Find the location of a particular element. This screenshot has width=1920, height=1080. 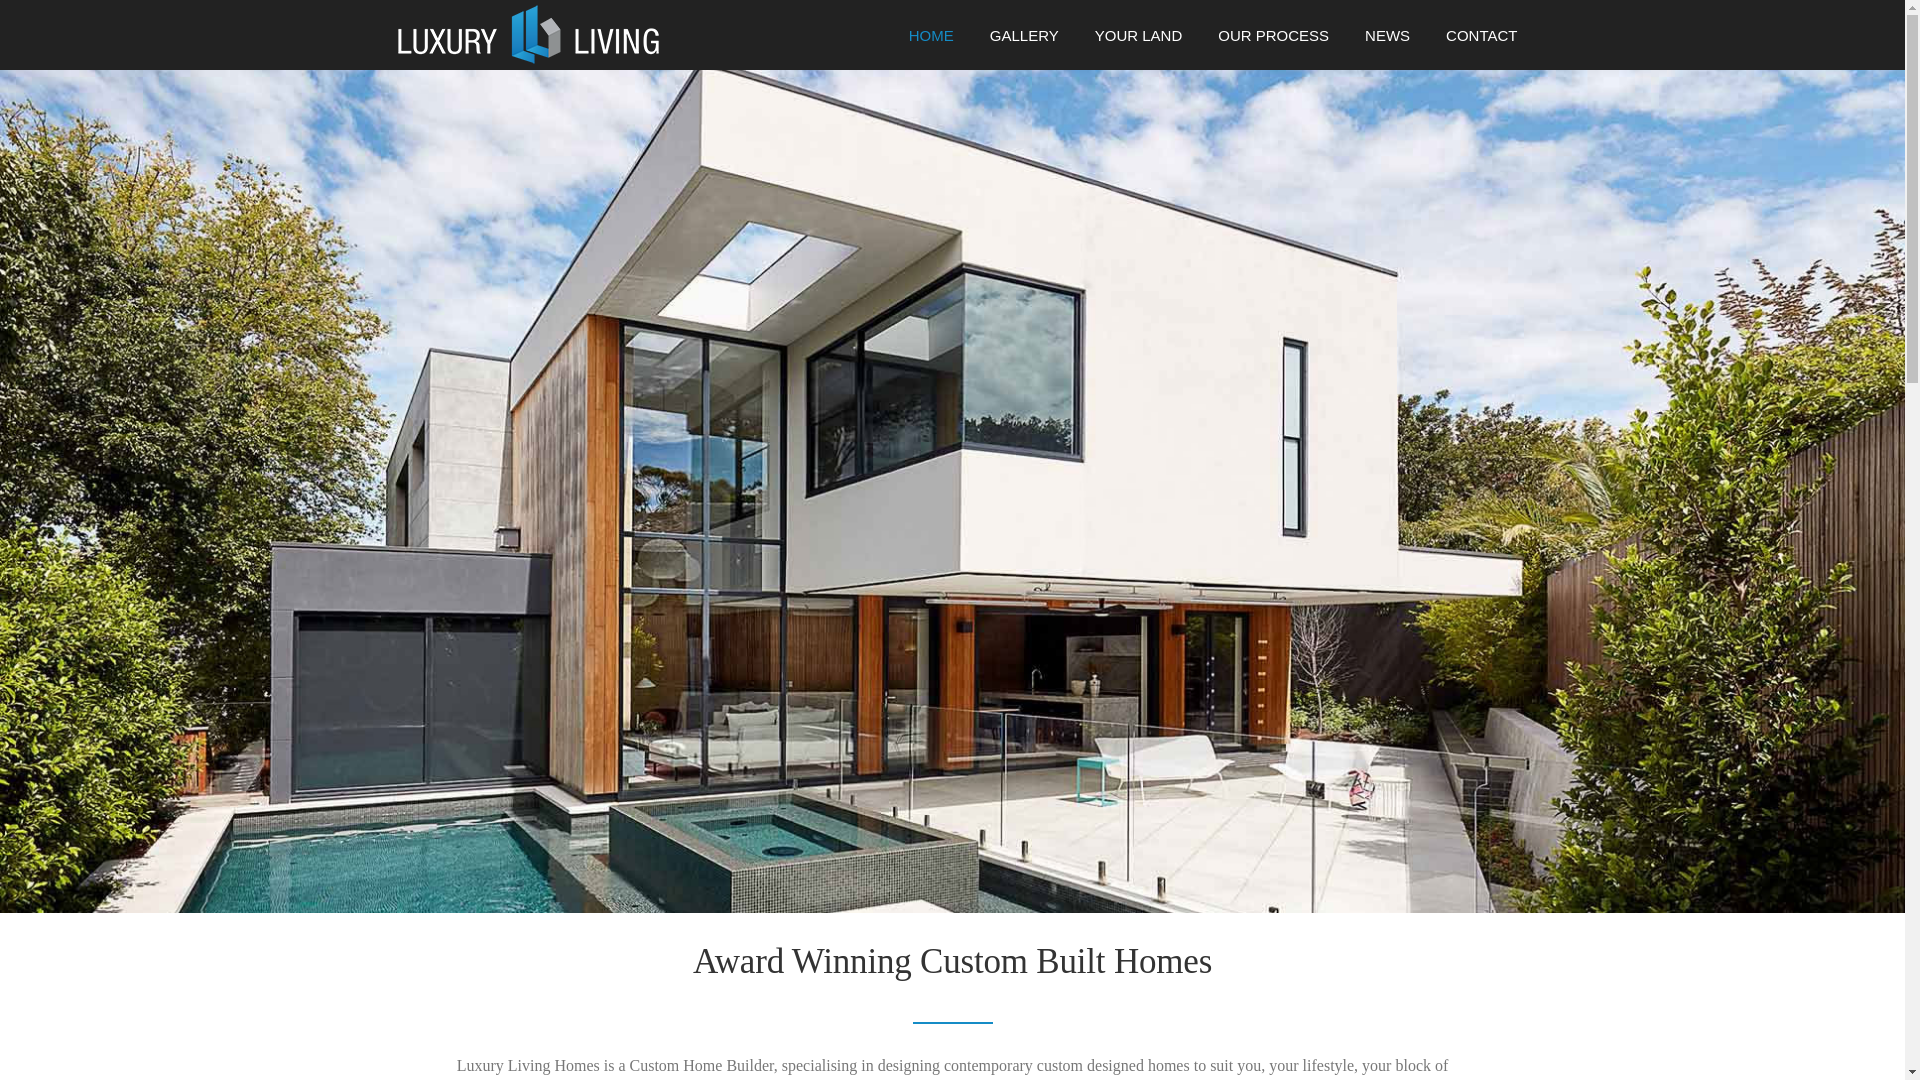

'HOME' is located at coordinates (890, 43).